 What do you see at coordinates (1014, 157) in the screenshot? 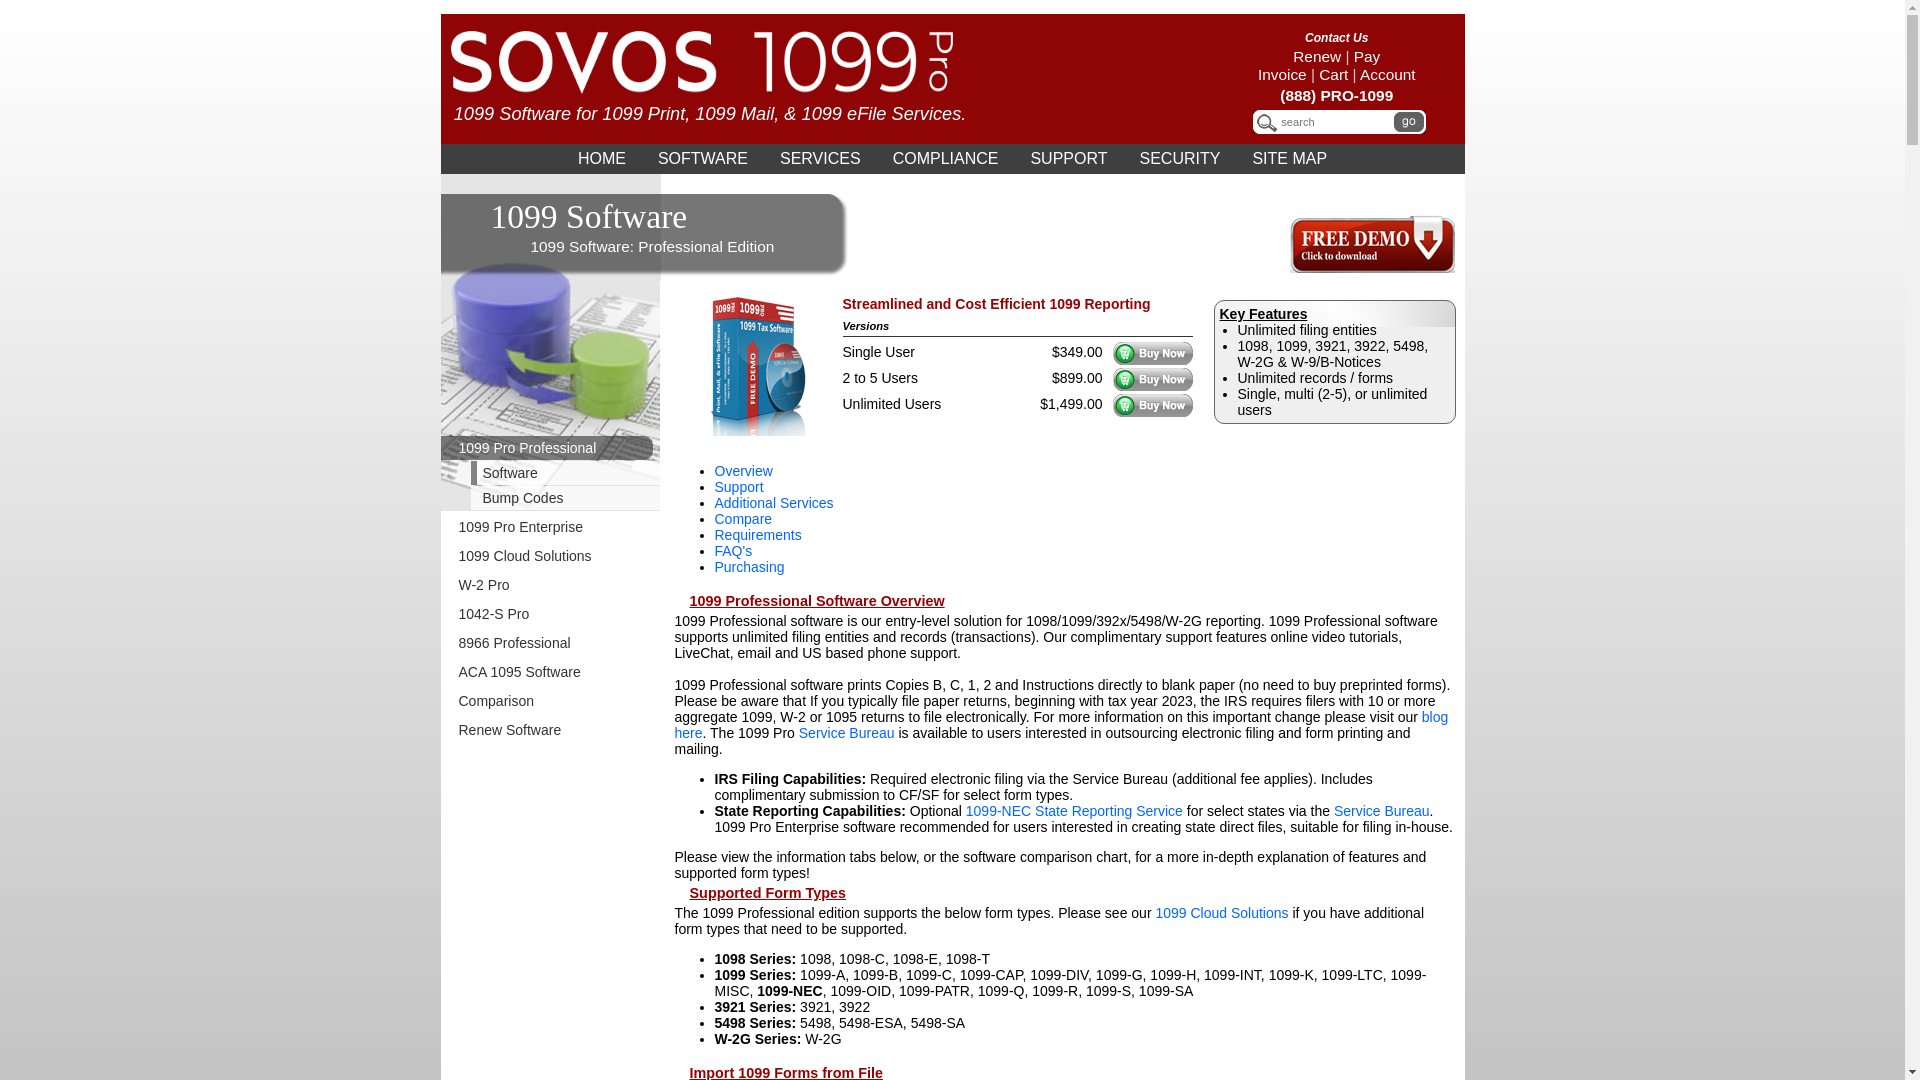
I see `'SUPPORT'` at bounding box center [1014, 157].